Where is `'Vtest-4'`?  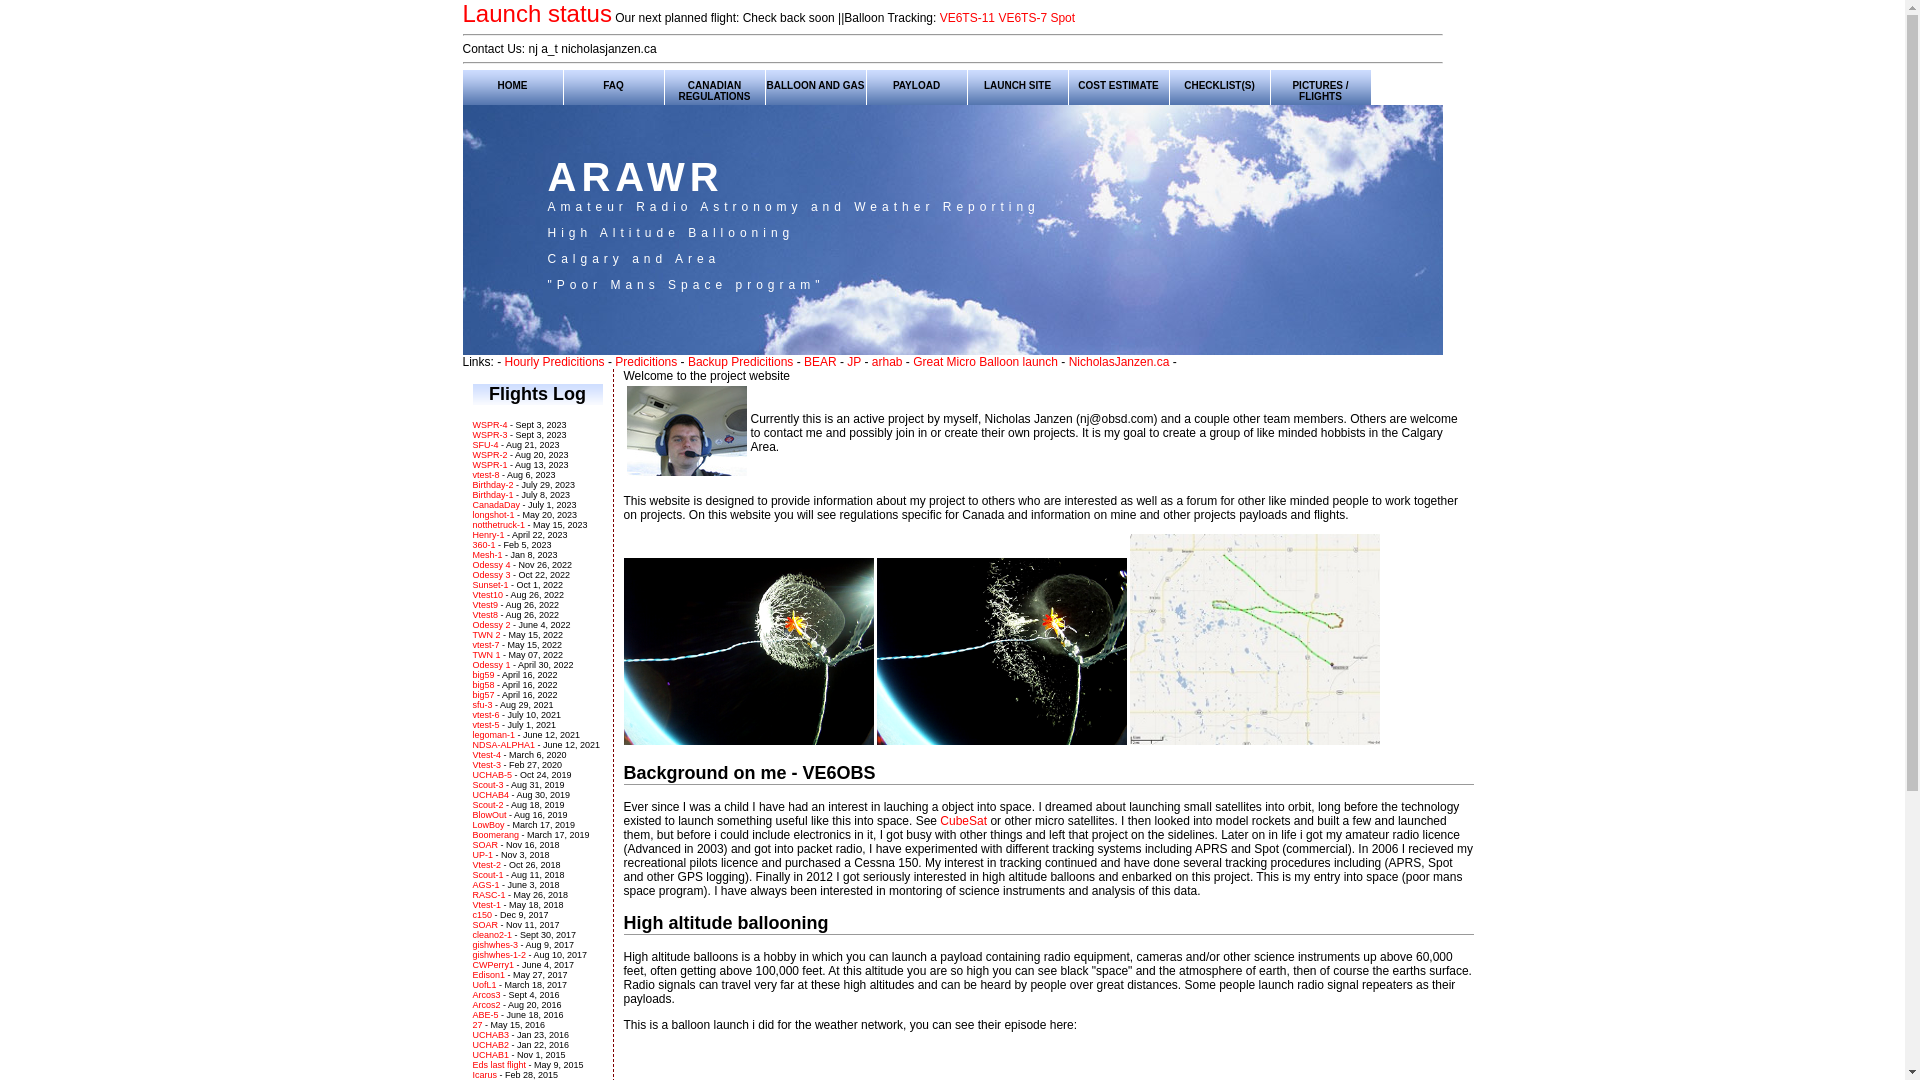
'Vtest-4' is located at coordinates (470, 755).